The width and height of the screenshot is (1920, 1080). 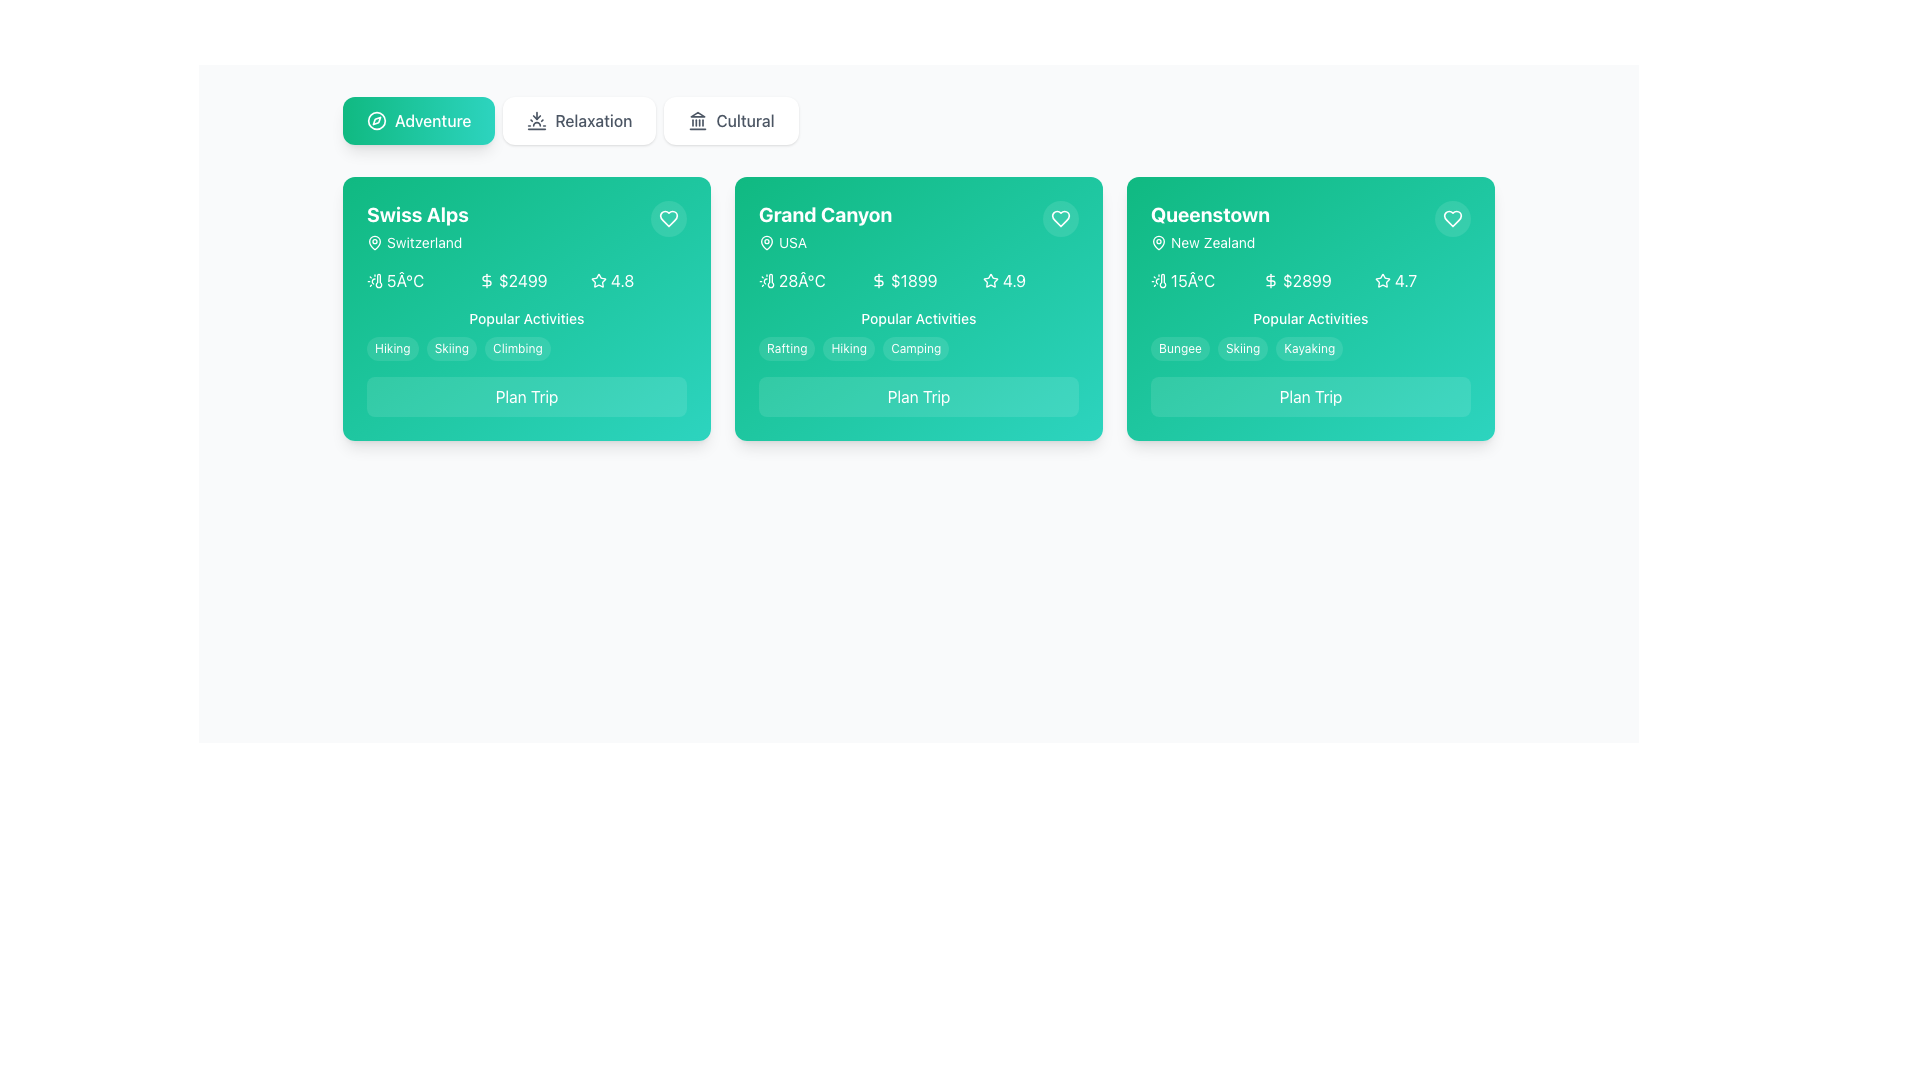 I want to click on the text label displaying 'Queenstown' in bold, large white font on a green background, located near the top-left corner of the card representing Queenstown, so click(x=1209, y=215).